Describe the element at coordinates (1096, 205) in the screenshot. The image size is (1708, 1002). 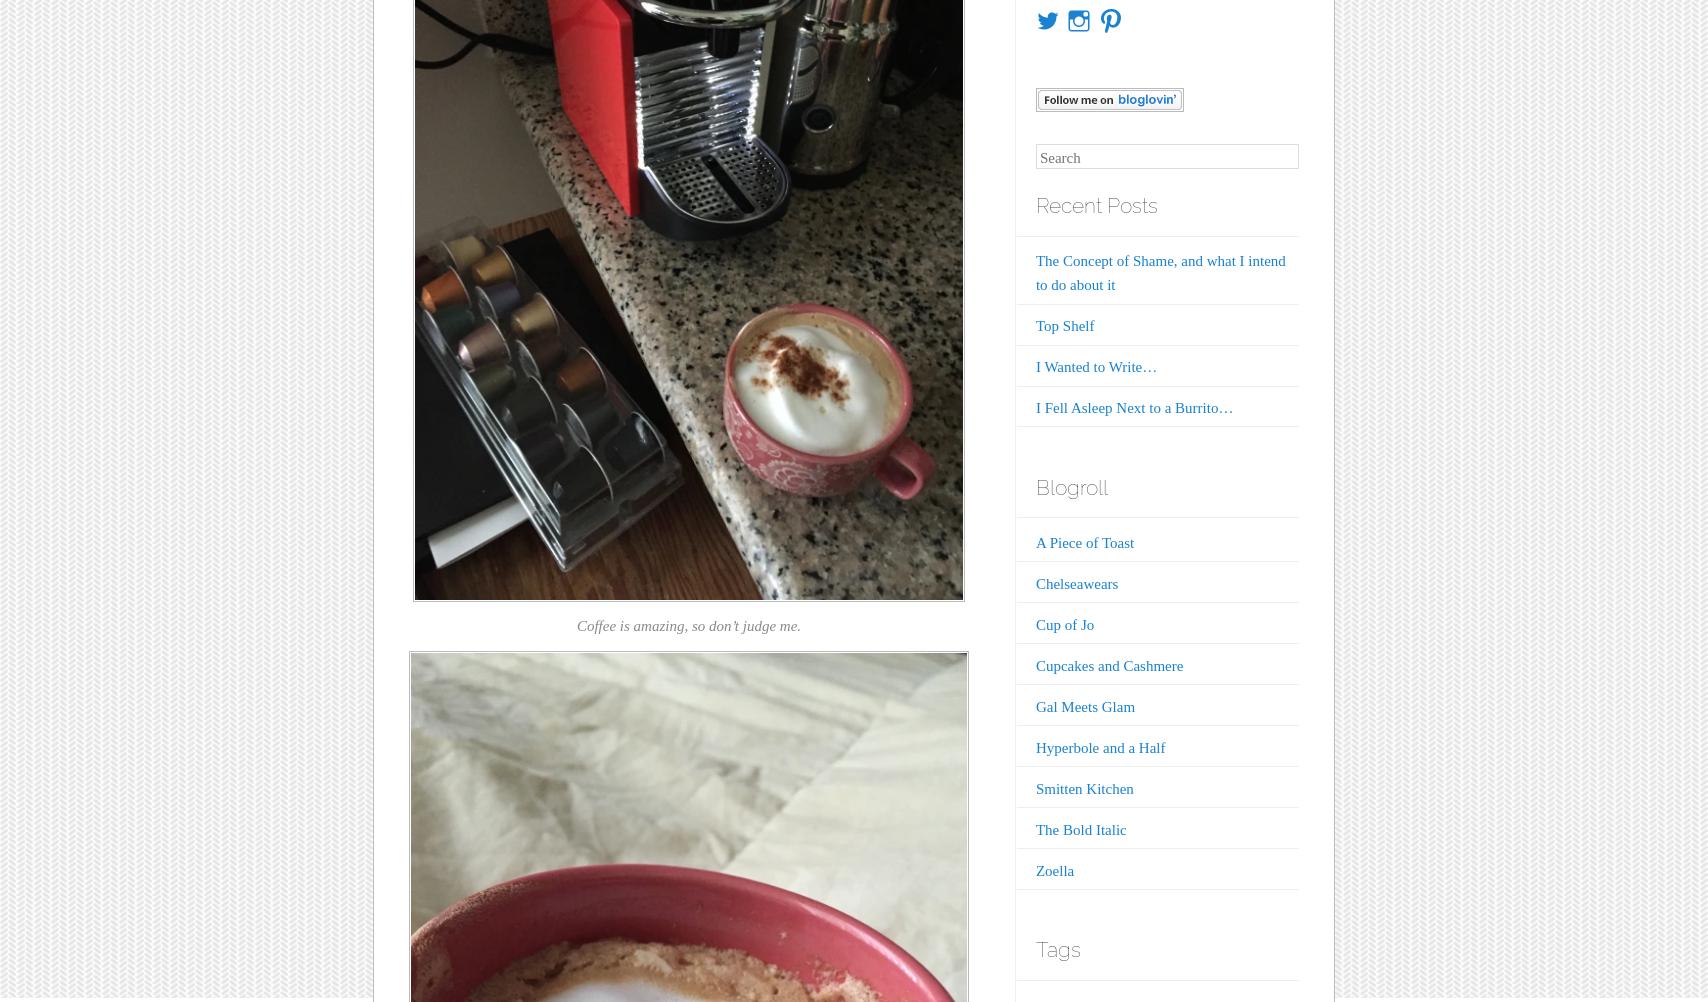
I see `'Recent Posts'` at that location.